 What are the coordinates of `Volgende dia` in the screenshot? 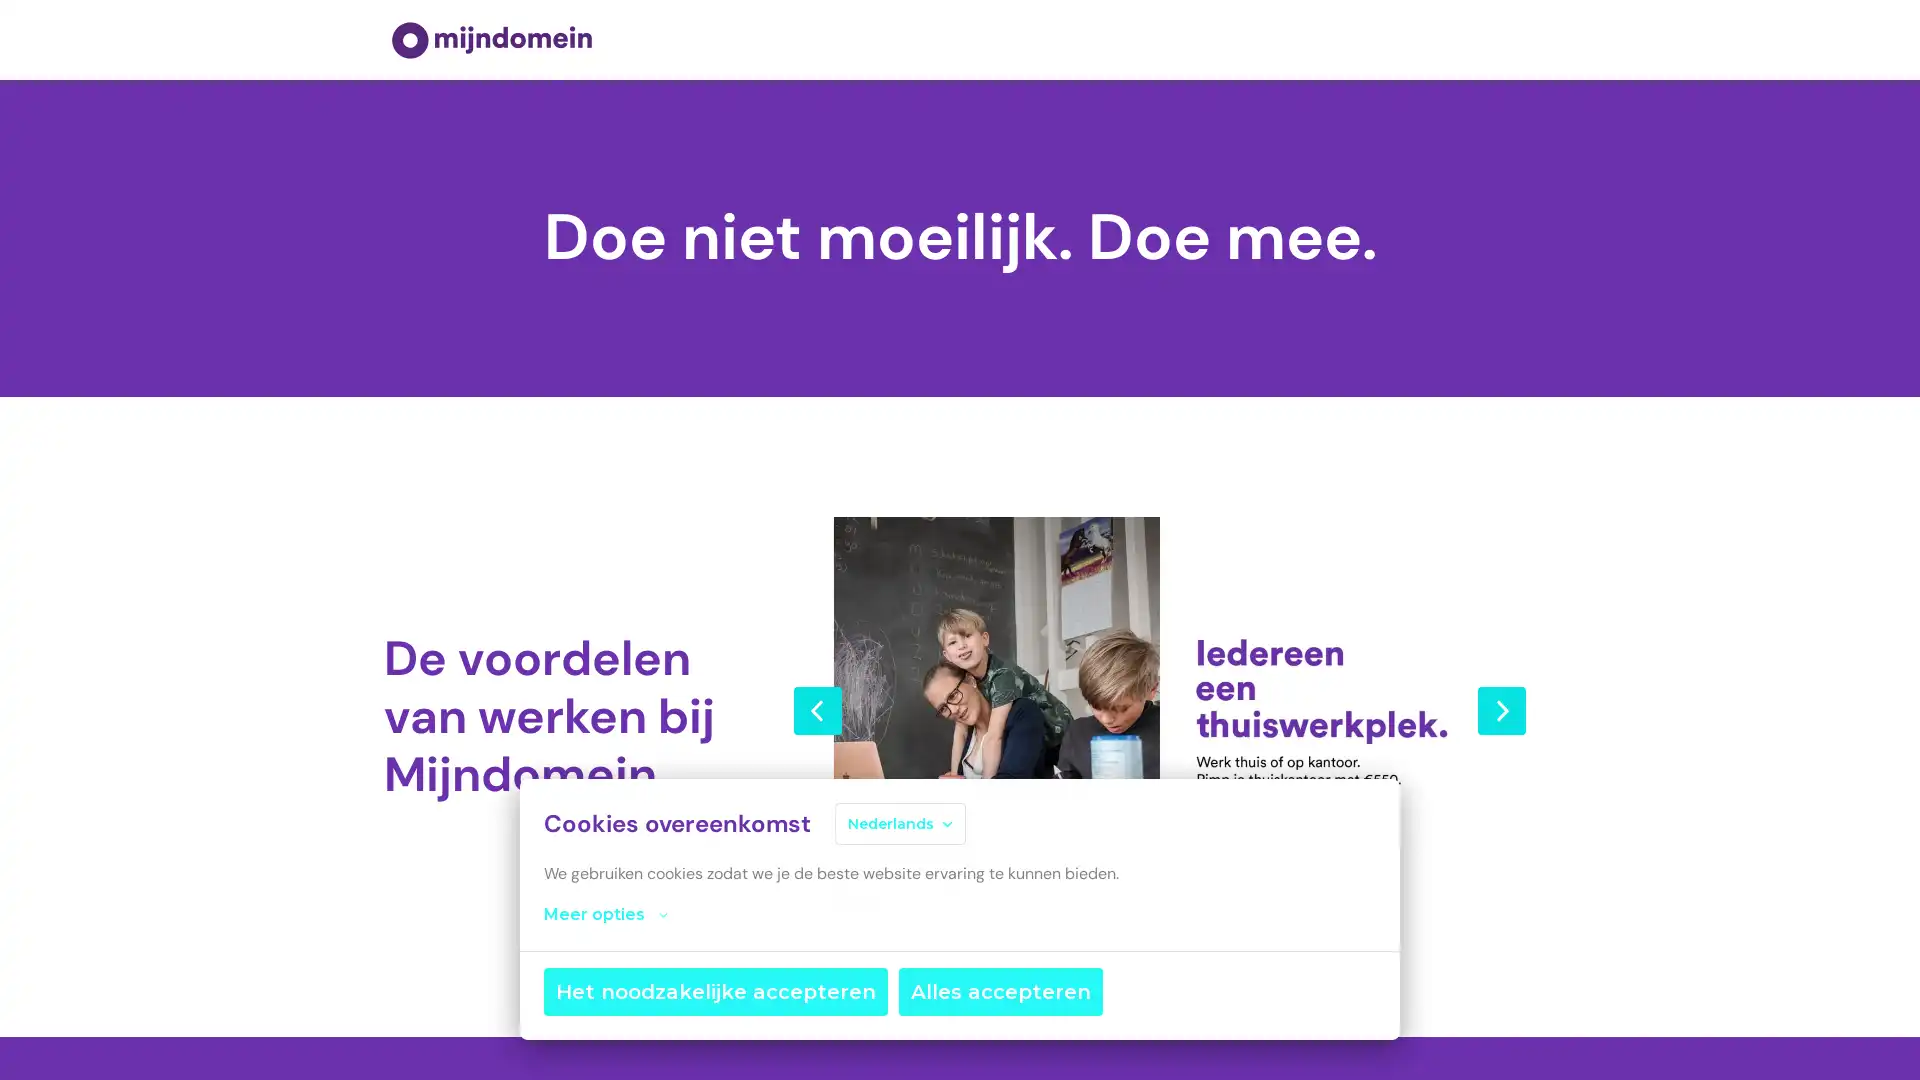 It's located at (1502, 708).